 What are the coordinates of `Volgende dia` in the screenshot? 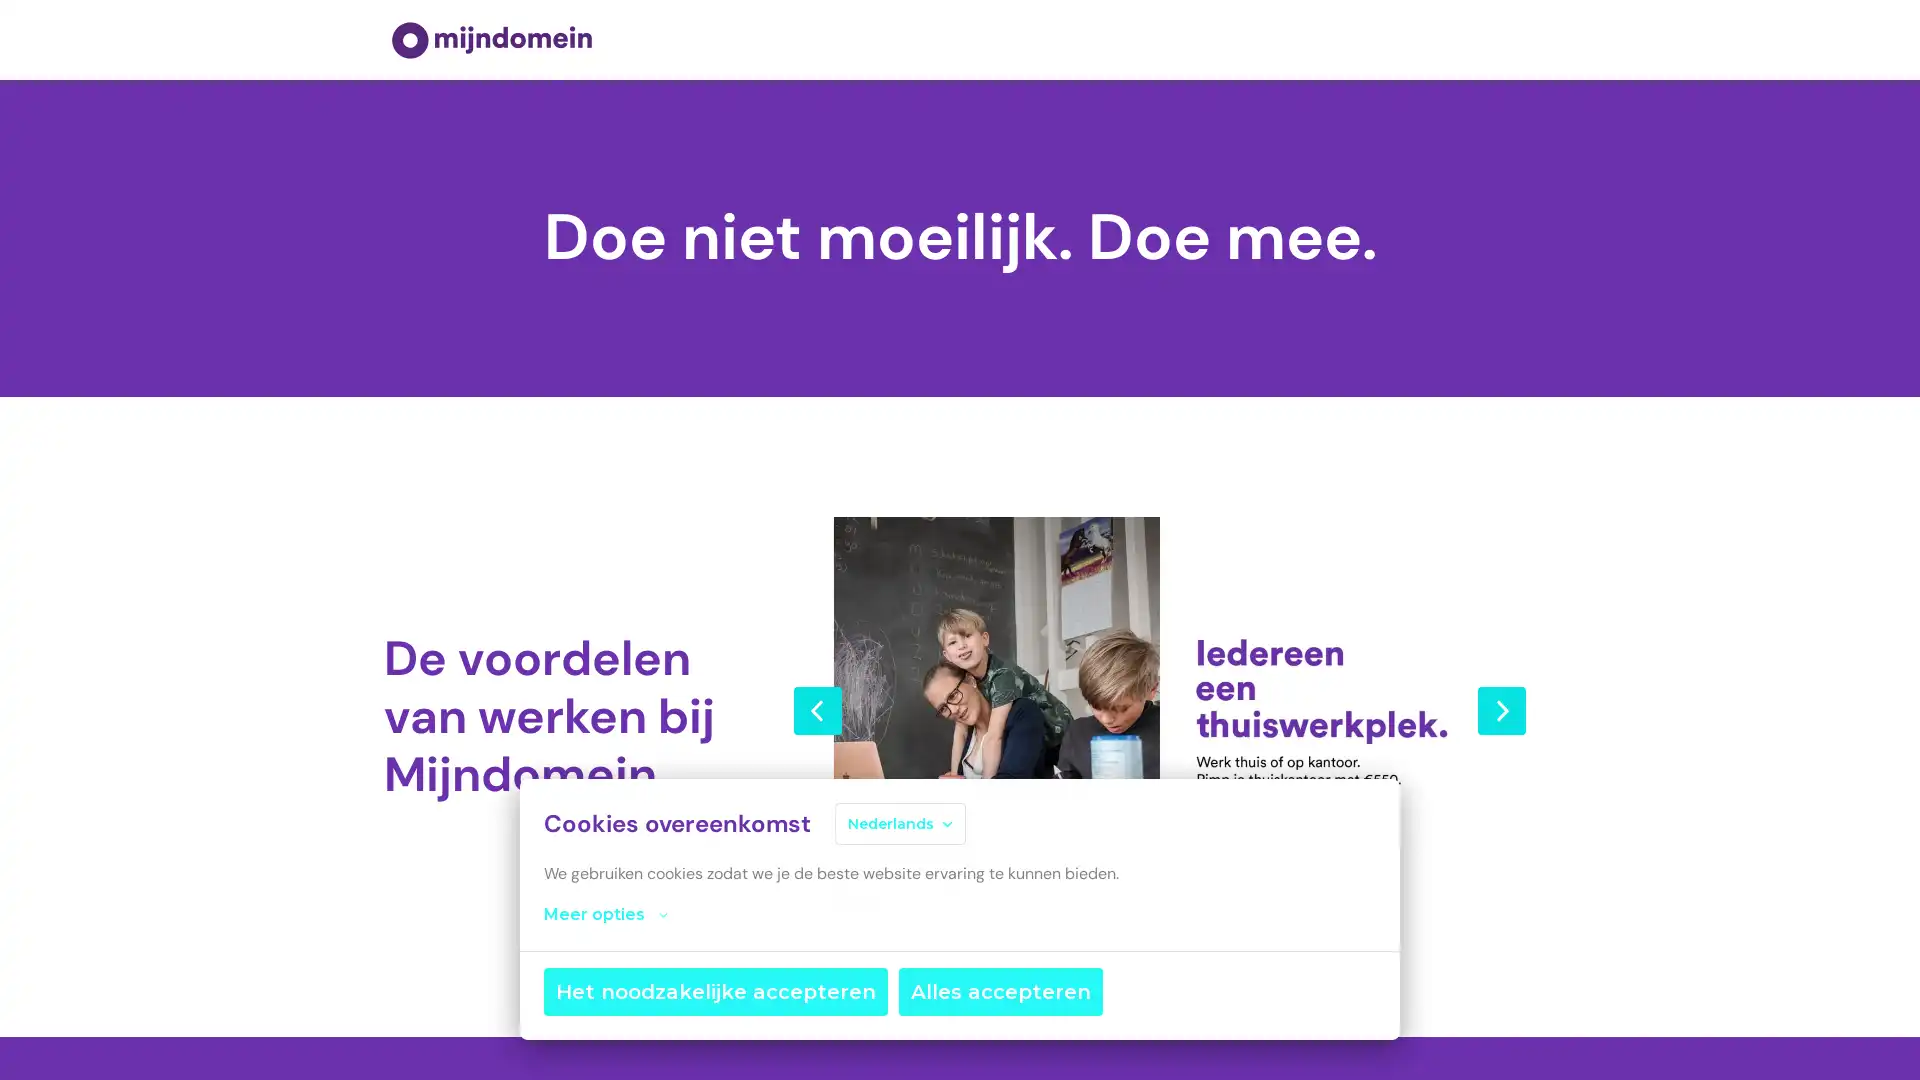 It's located at (1502, 708).